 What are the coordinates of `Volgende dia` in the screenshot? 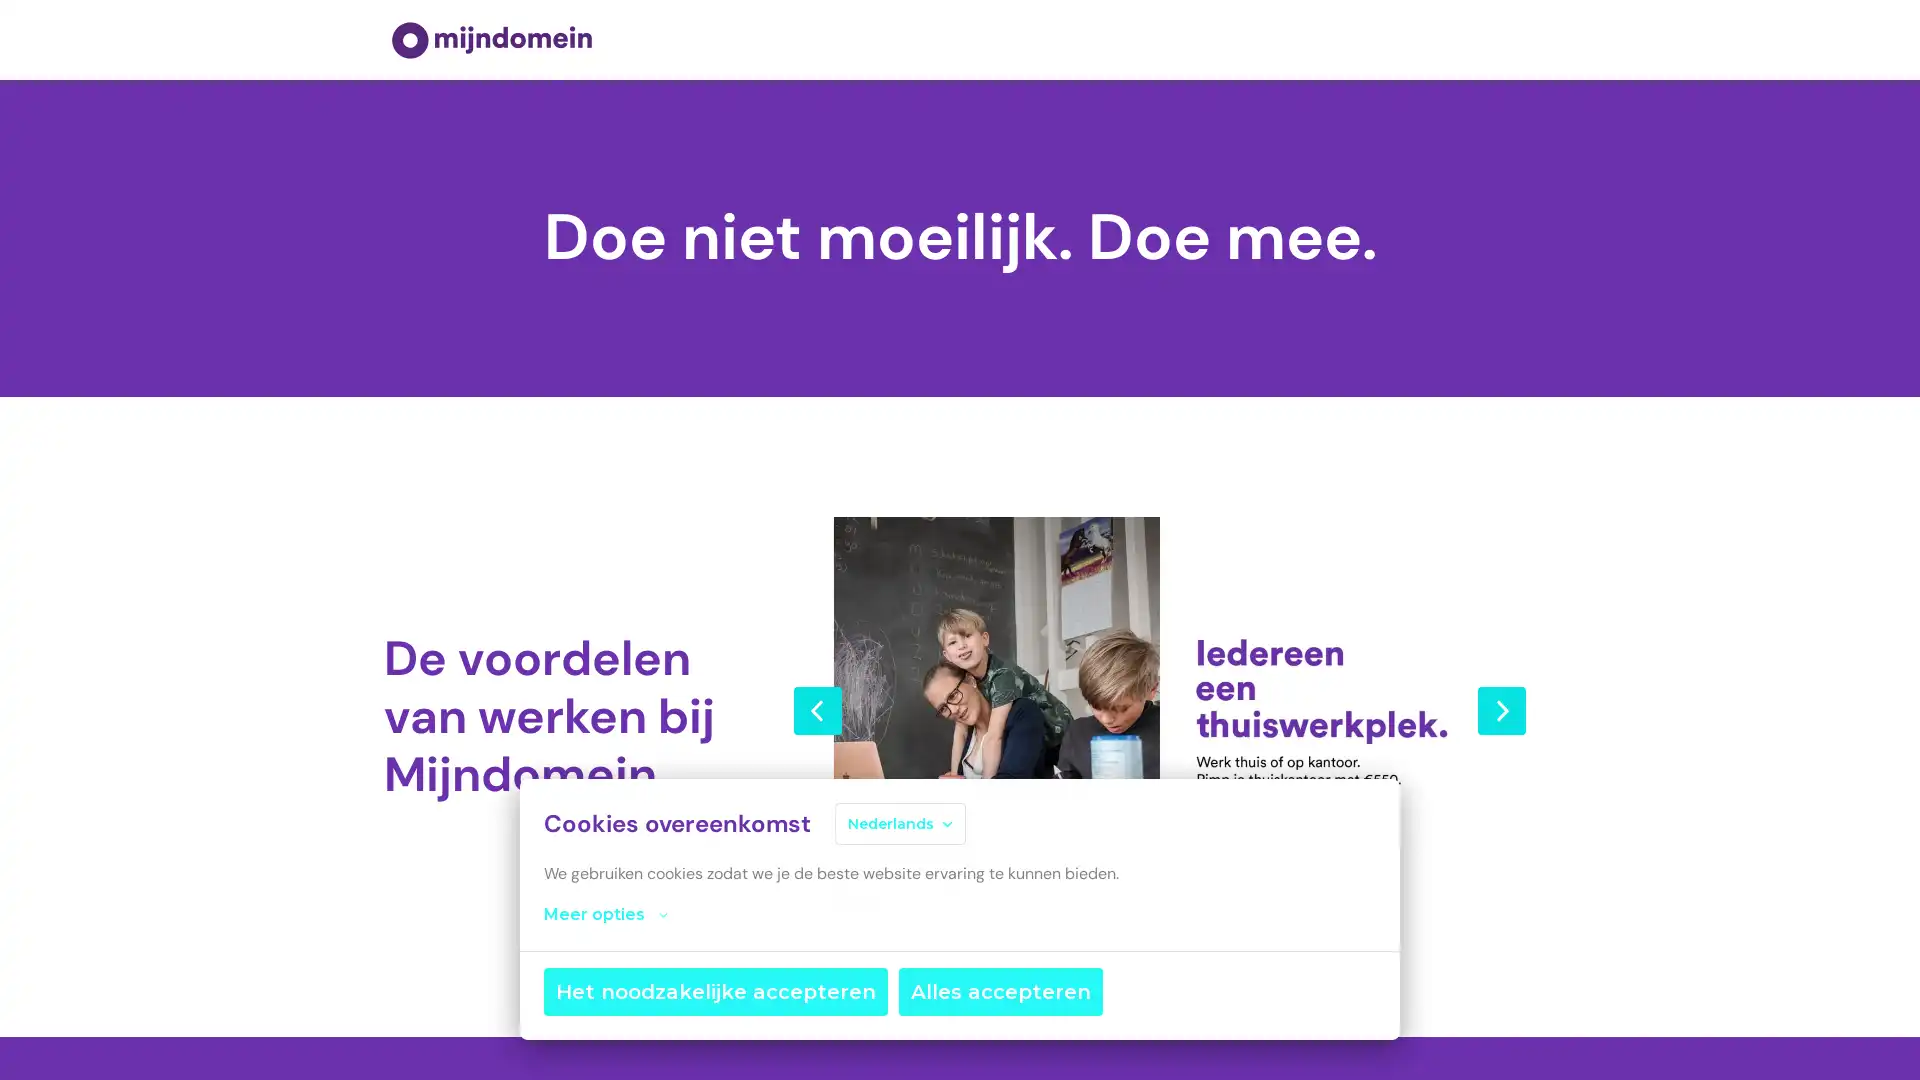 It's located at (1502, 708).